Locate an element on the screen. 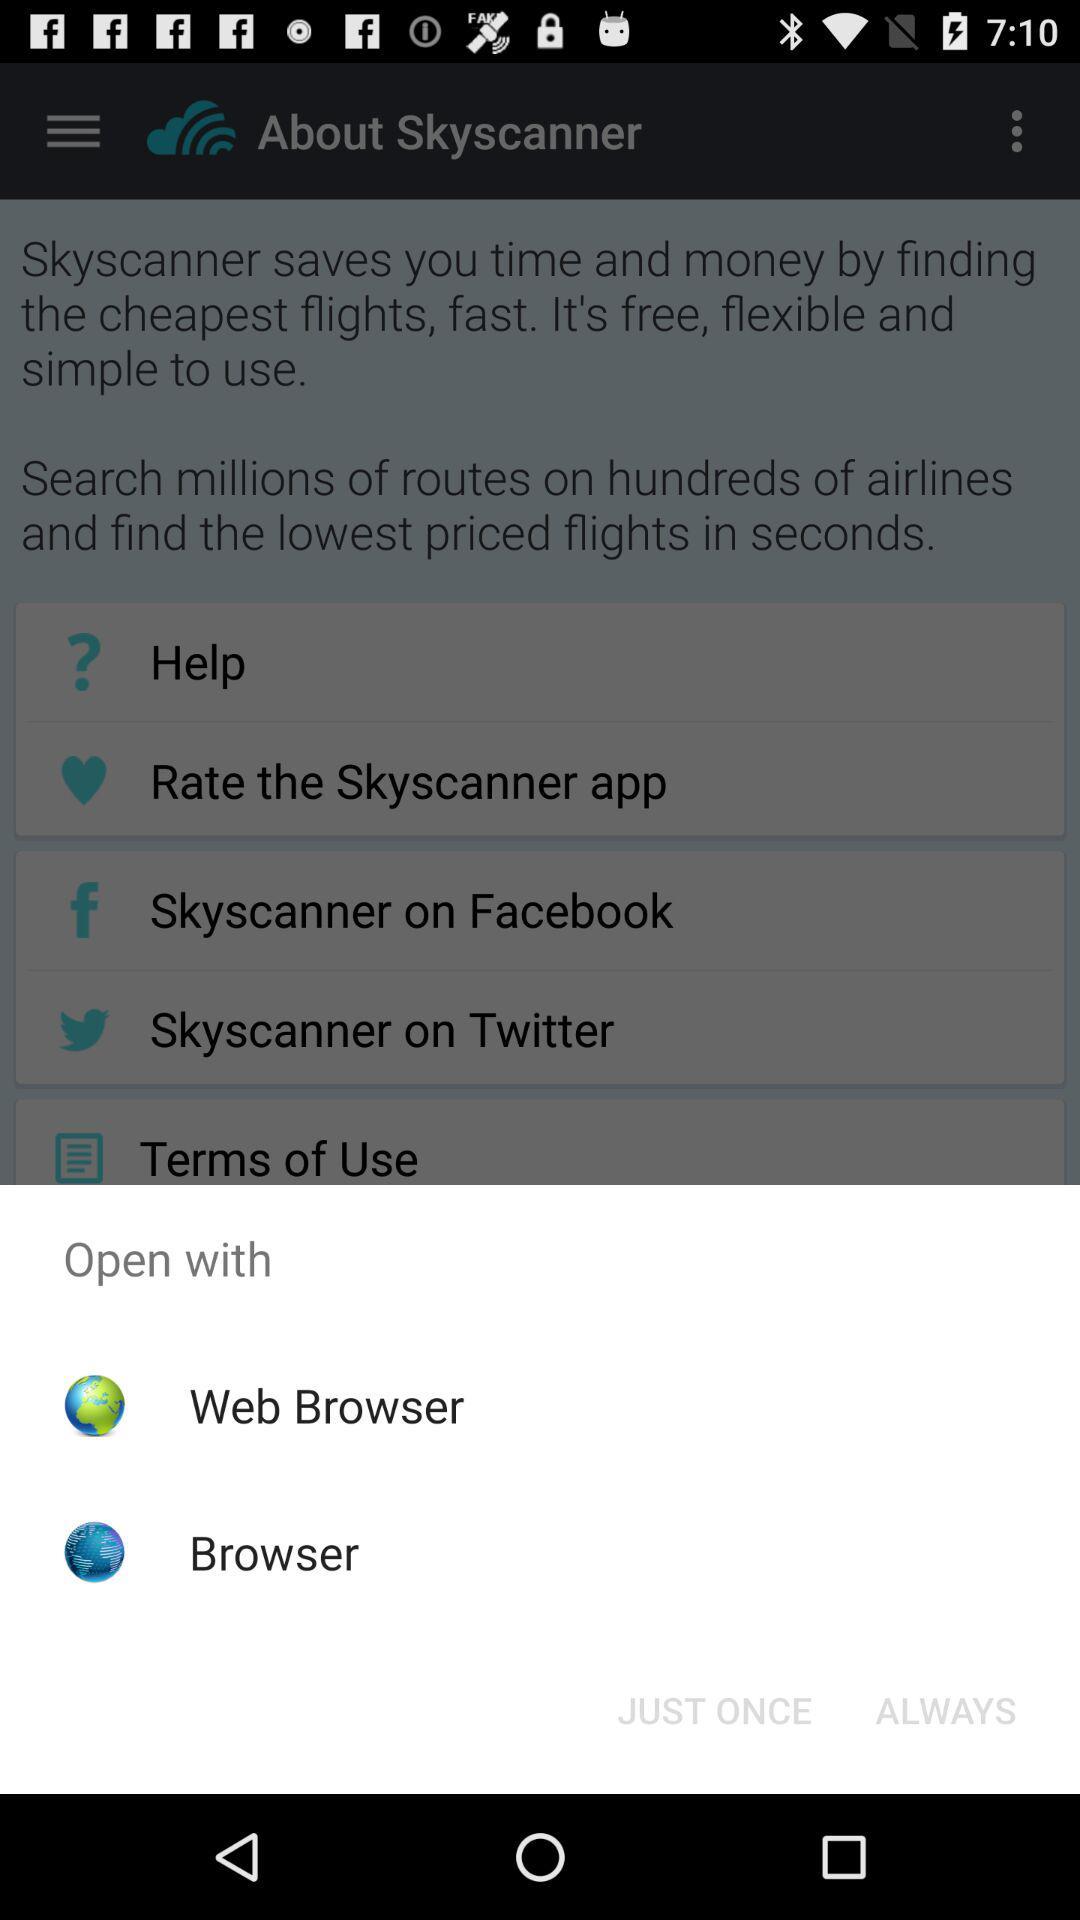 This screenshot has width=1080, height=1920. the button next to just once item is located at coordinates (945, 1708).